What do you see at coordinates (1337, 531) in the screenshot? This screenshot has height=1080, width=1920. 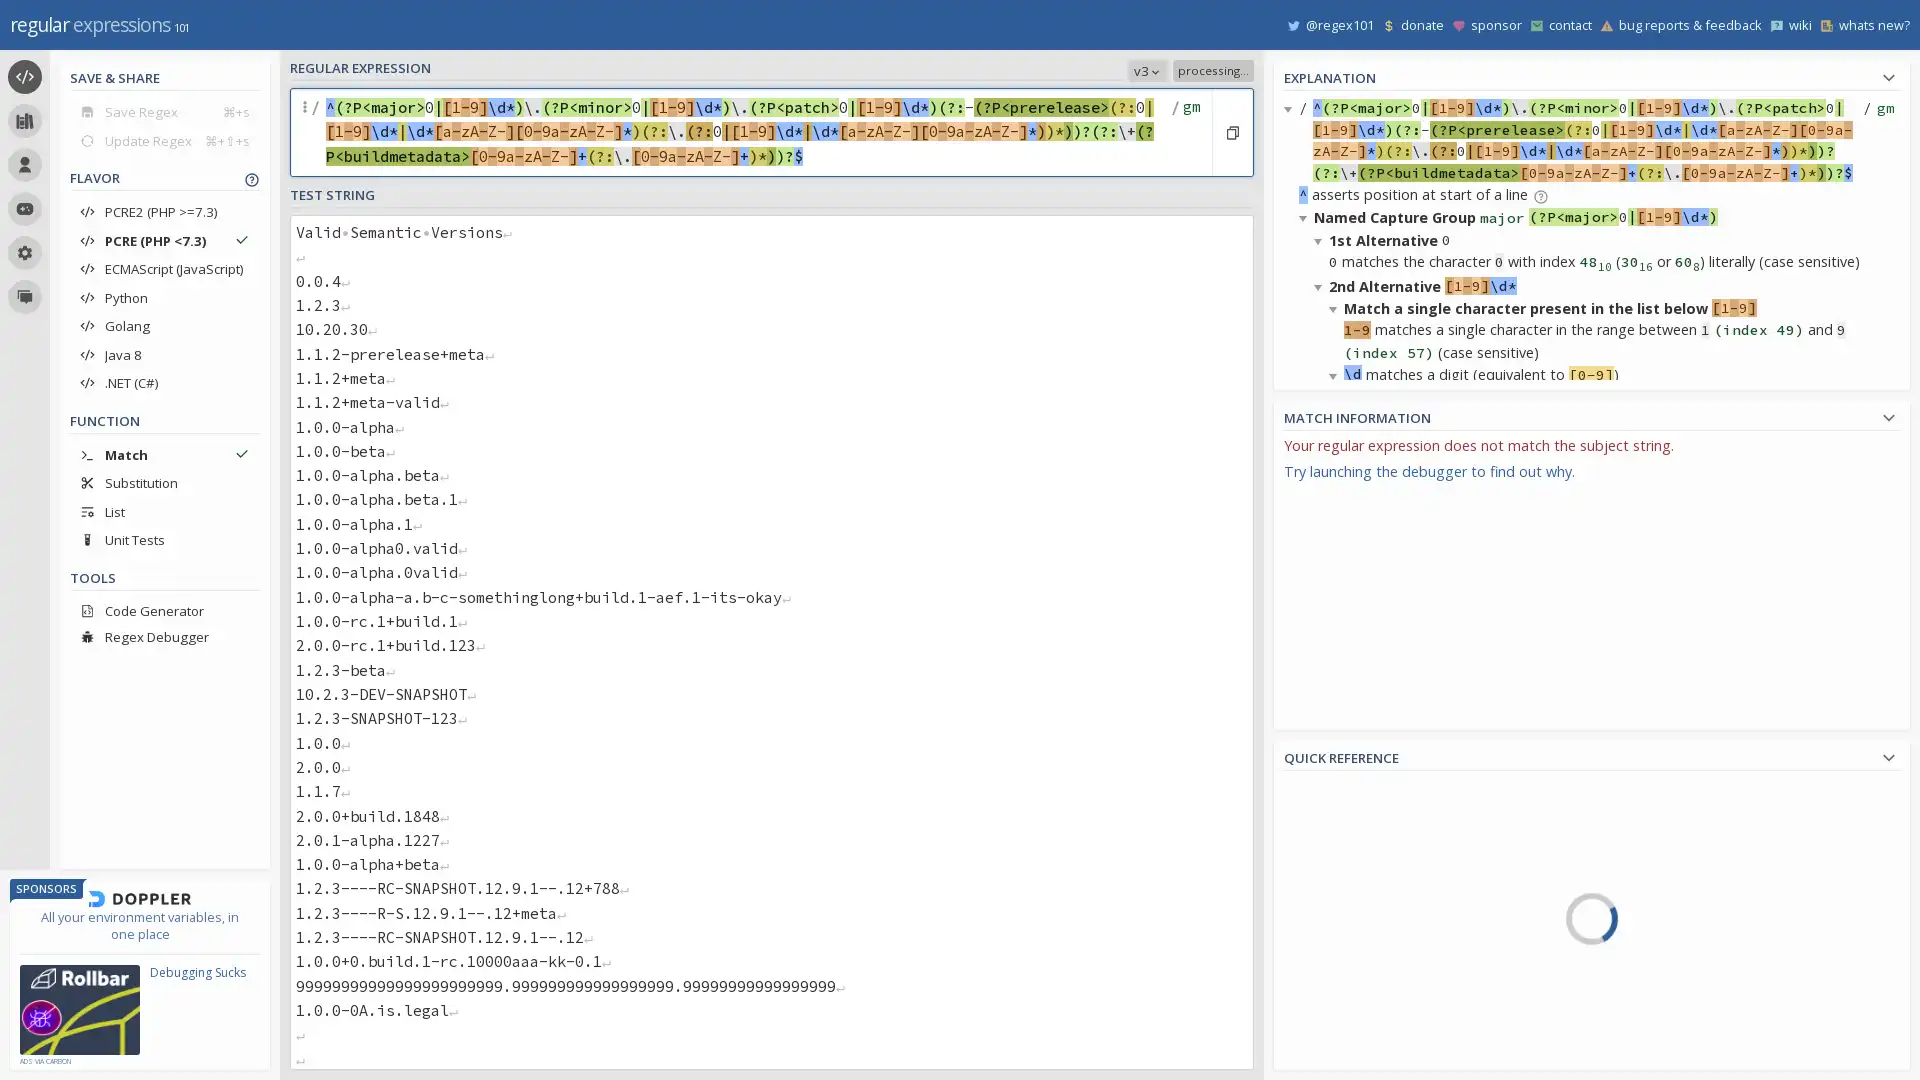 I see `Group minor` at bounding box center [1337, 531].